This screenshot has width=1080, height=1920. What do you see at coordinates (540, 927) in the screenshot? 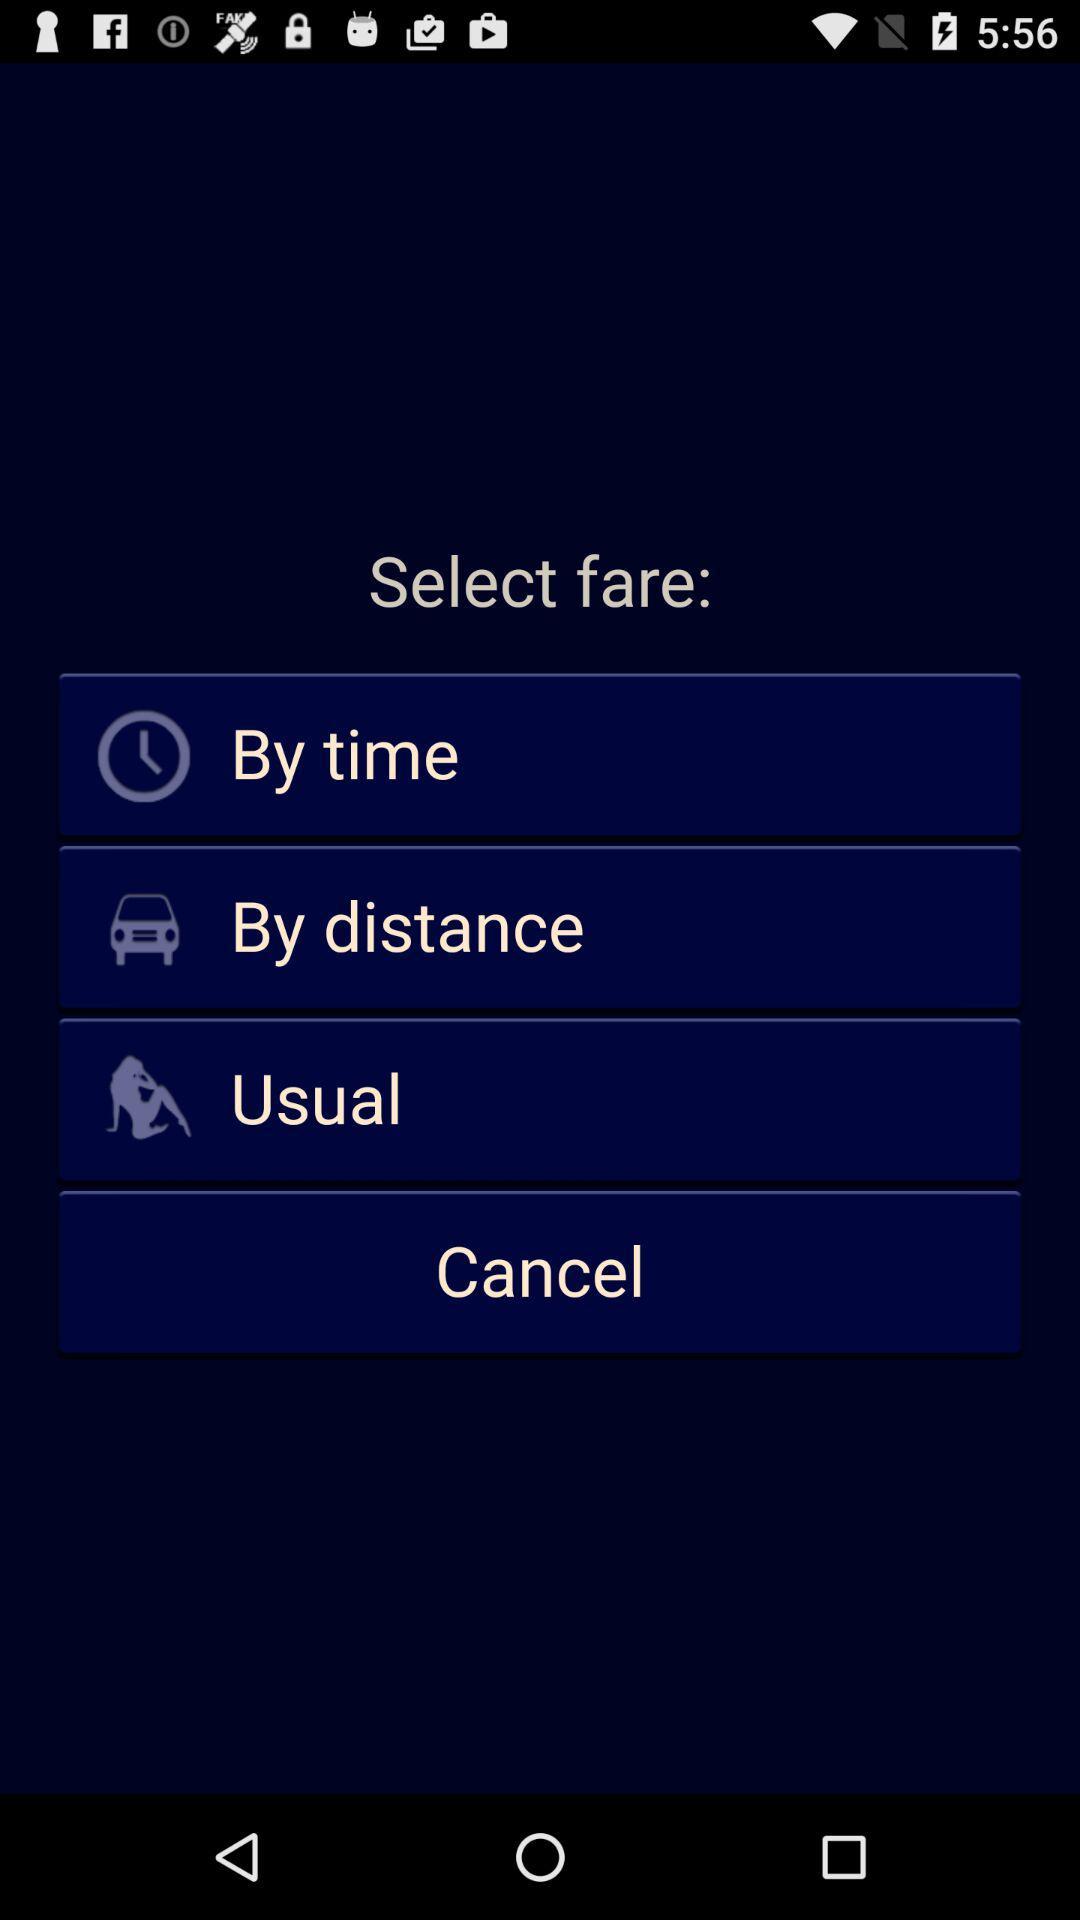
I see `the by distance item` at bounding box center [540, 927].